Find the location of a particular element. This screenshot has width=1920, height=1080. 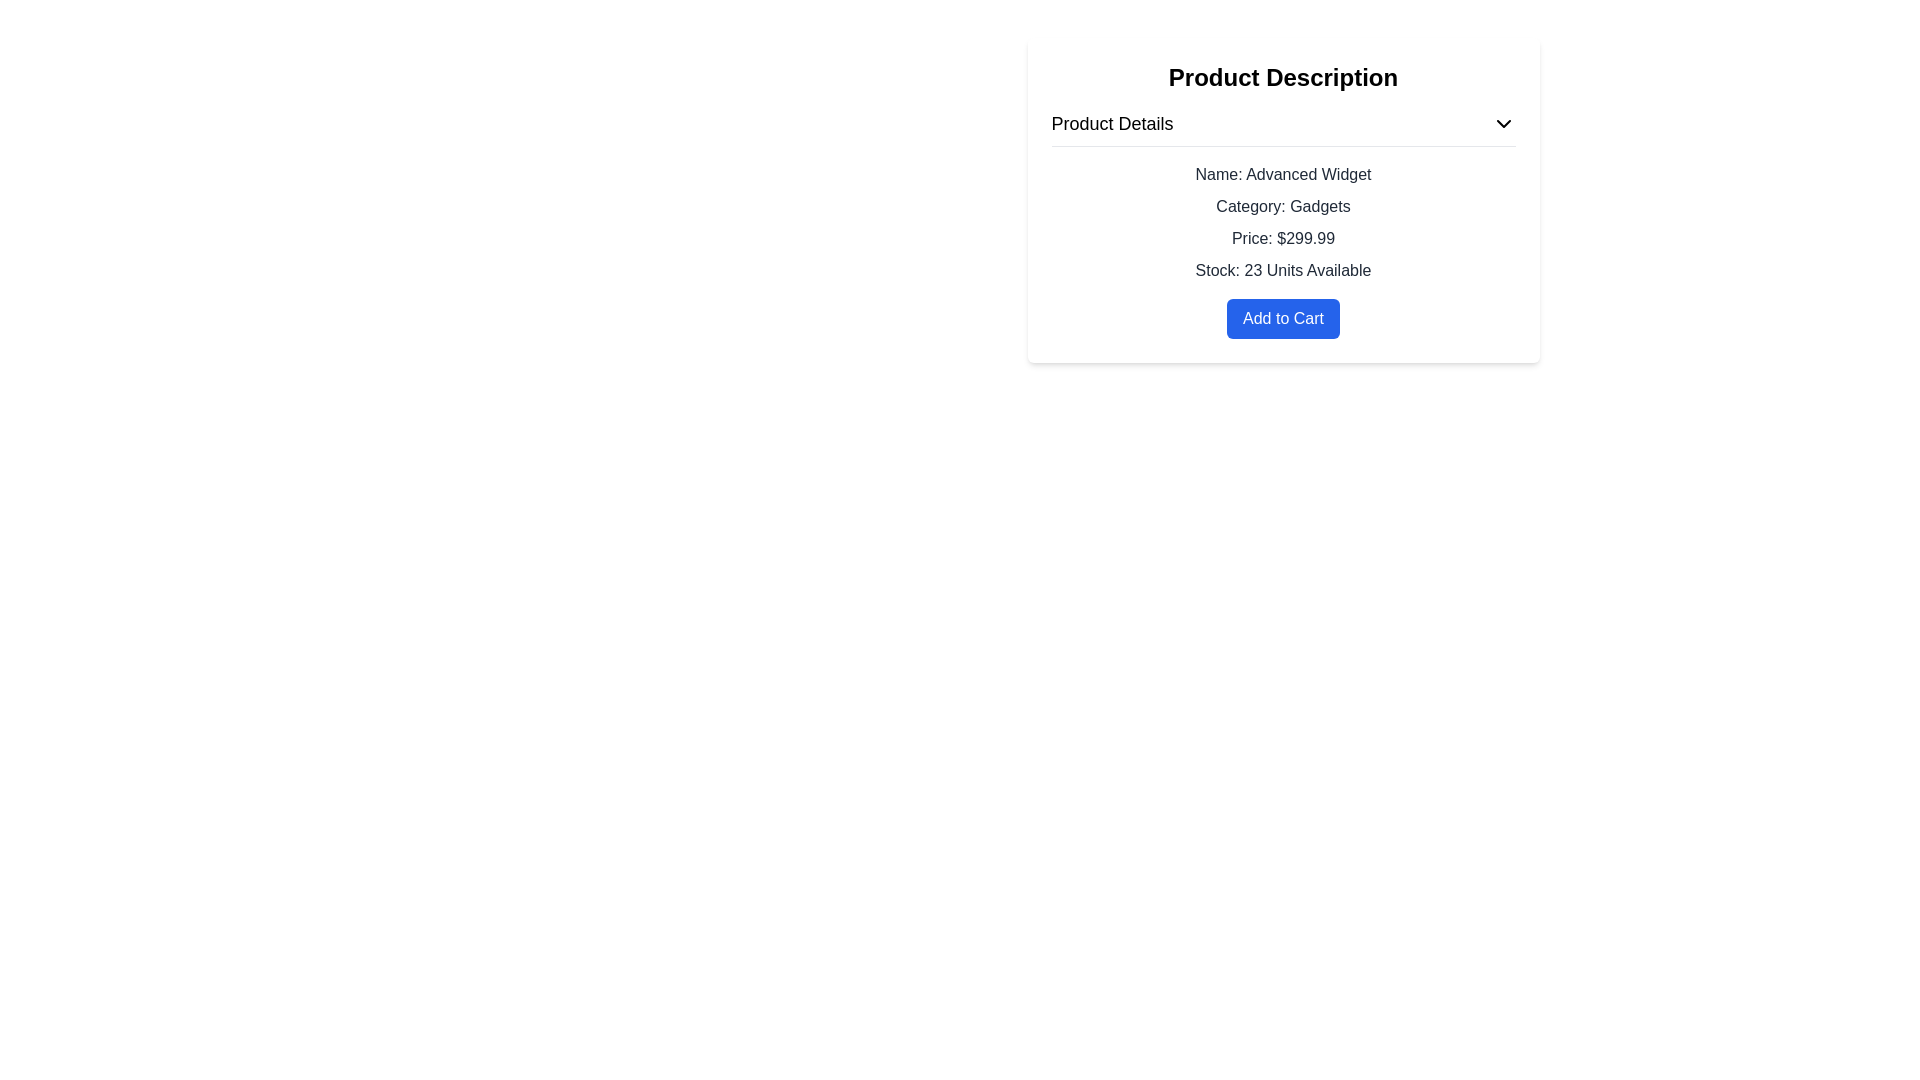

the Label/Text element that serves as a header for the product details section, located at the upper left of the 'Product Description' area is located at coordinates (1111, 123).